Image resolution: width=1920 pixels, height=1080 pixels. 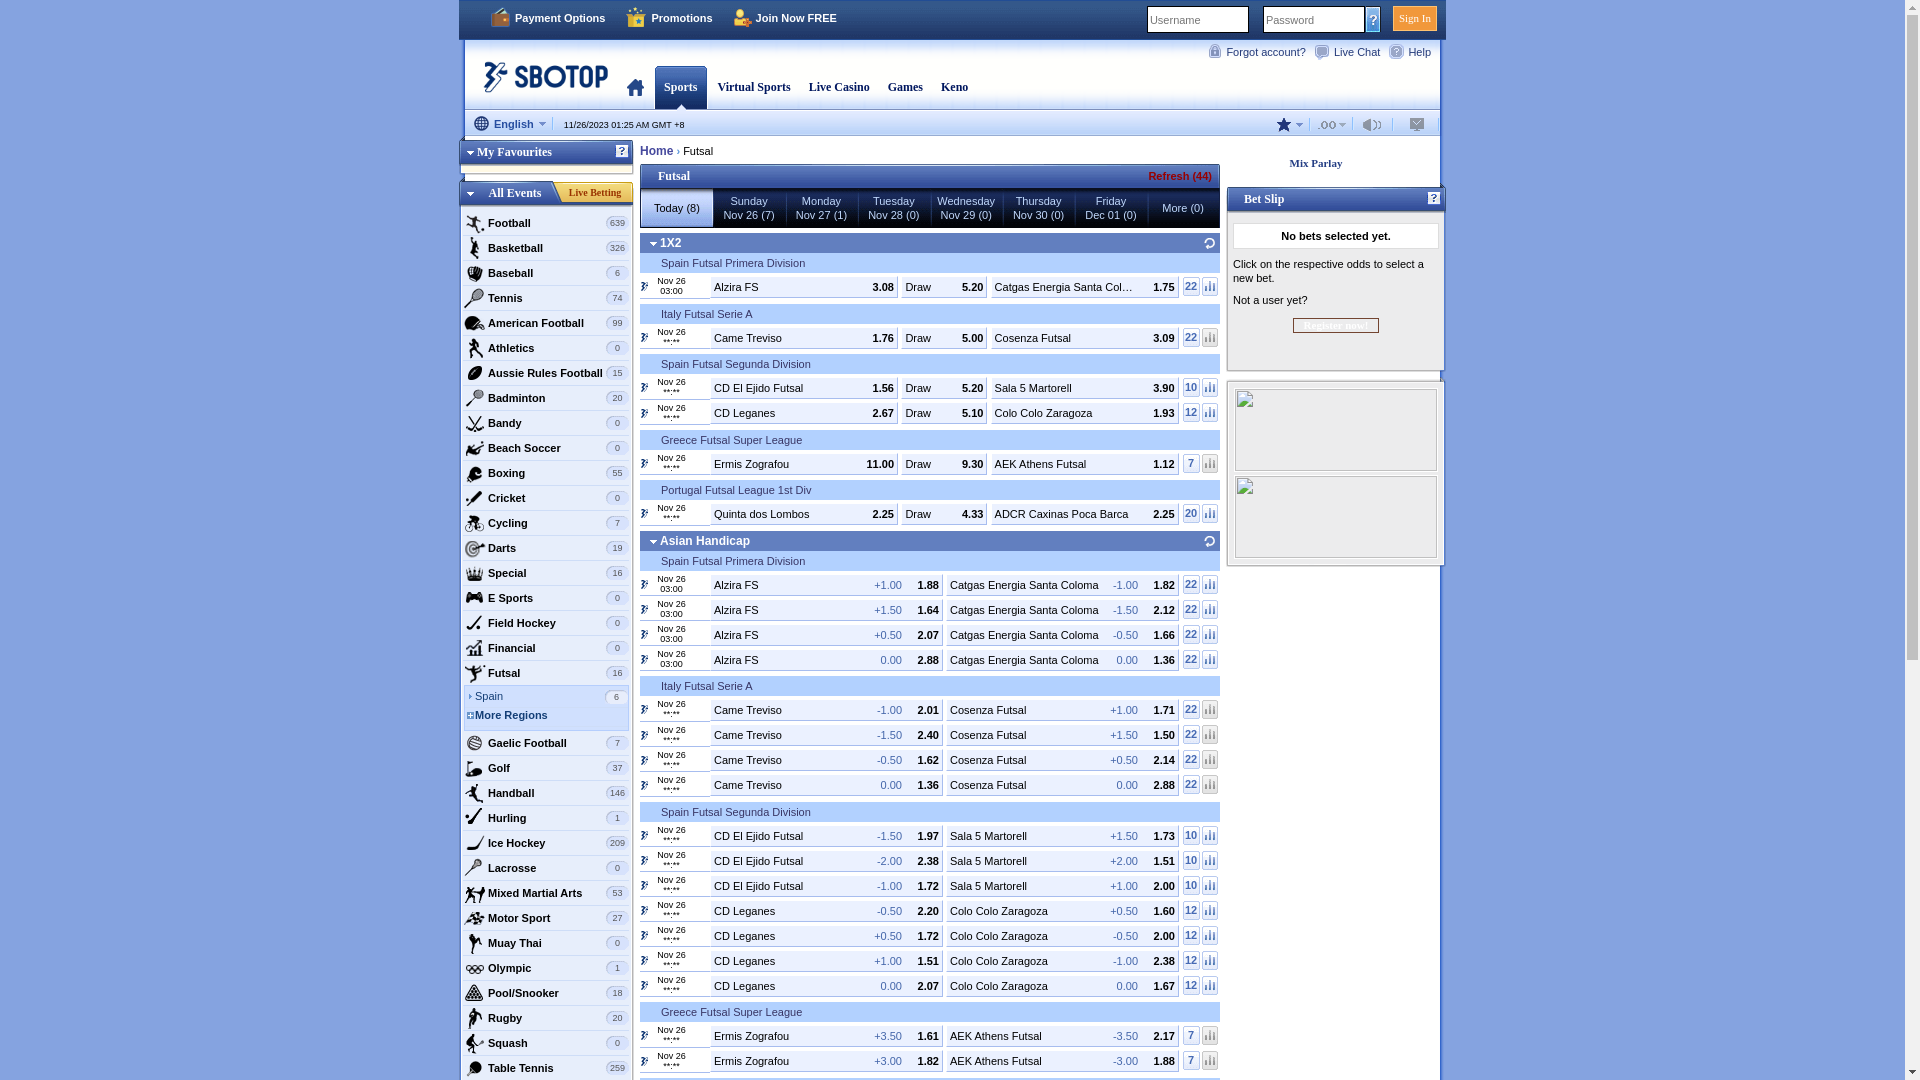 What do you see at coordinates (965, 208) in the screenshot?
I see `'Wednesday` at bounding box center [965, 208].